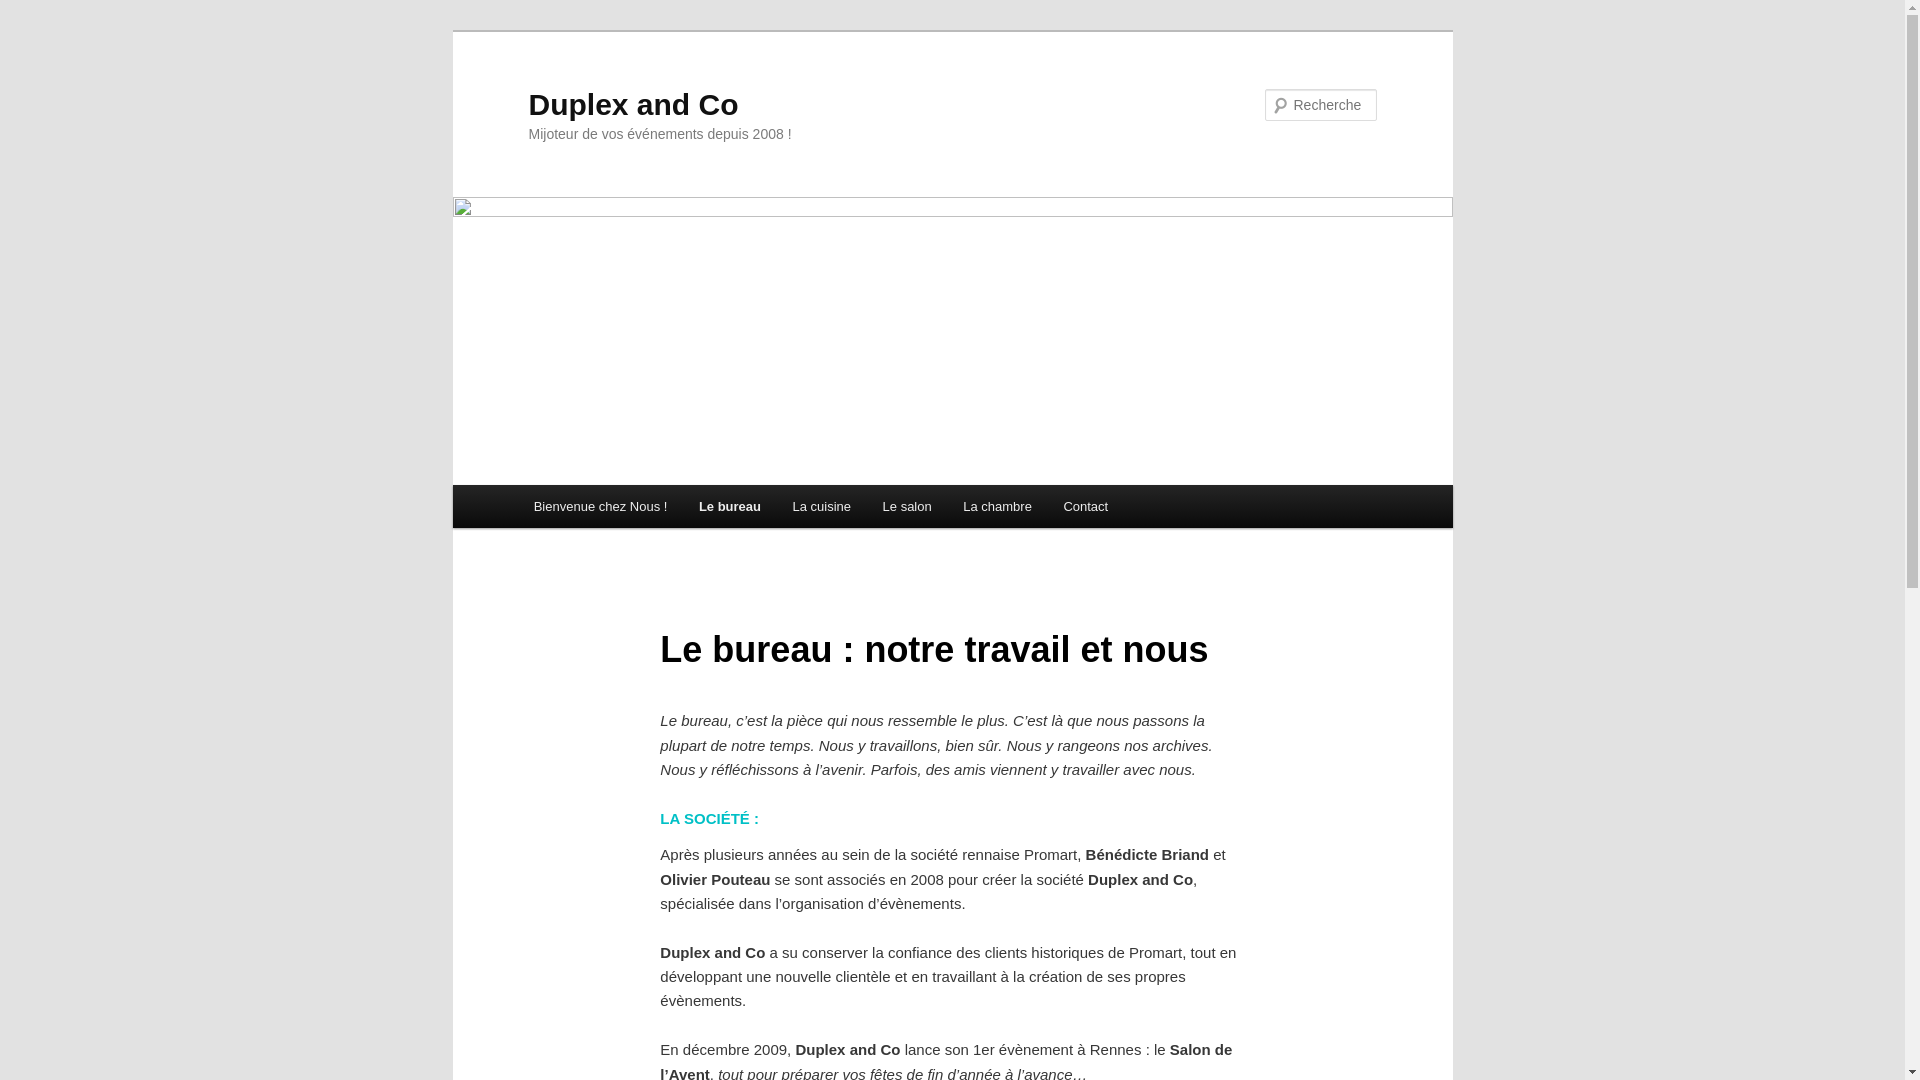 The image size is (1920, 1080). What do you see at coordinates (30, 30) in the screenshot?
I see `'Aller au contenu principal'` at bounding box center [30, 30].